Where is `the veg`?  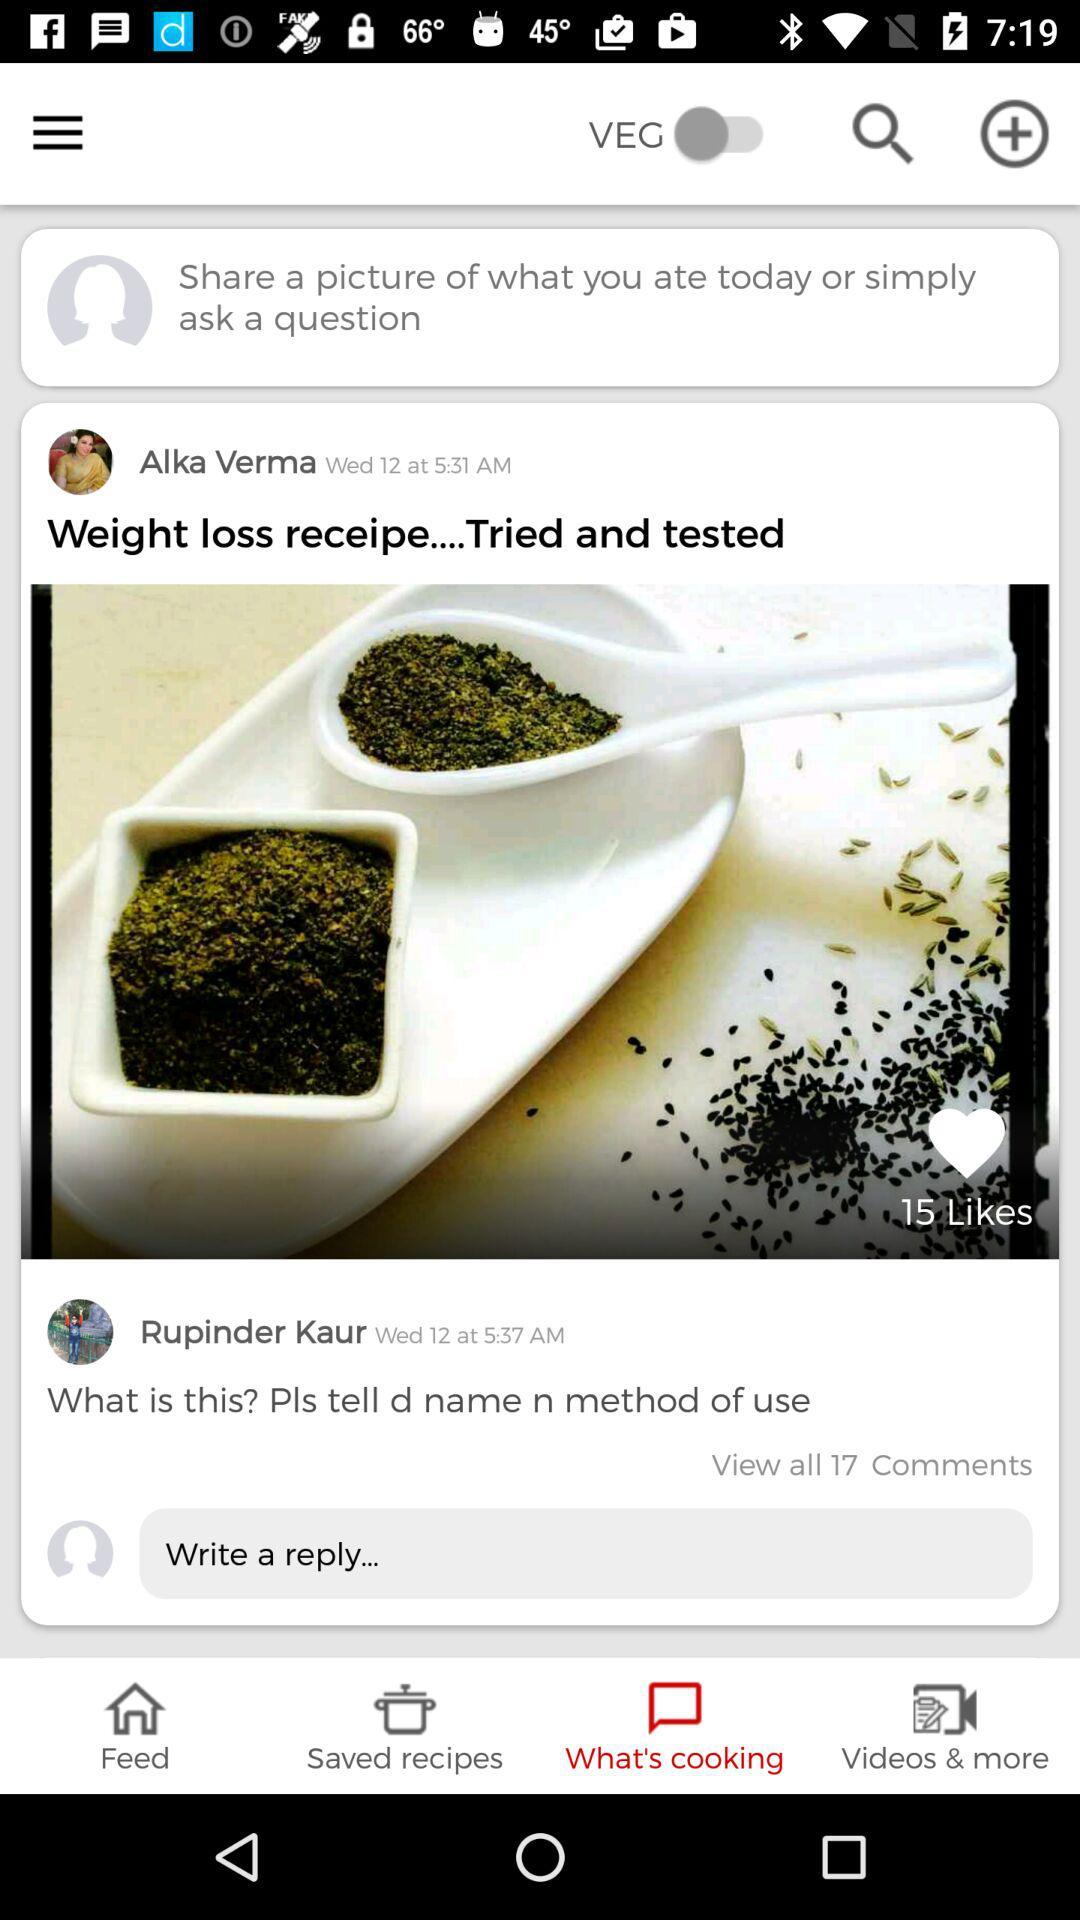
the veg is located at coordinates (689, 132).